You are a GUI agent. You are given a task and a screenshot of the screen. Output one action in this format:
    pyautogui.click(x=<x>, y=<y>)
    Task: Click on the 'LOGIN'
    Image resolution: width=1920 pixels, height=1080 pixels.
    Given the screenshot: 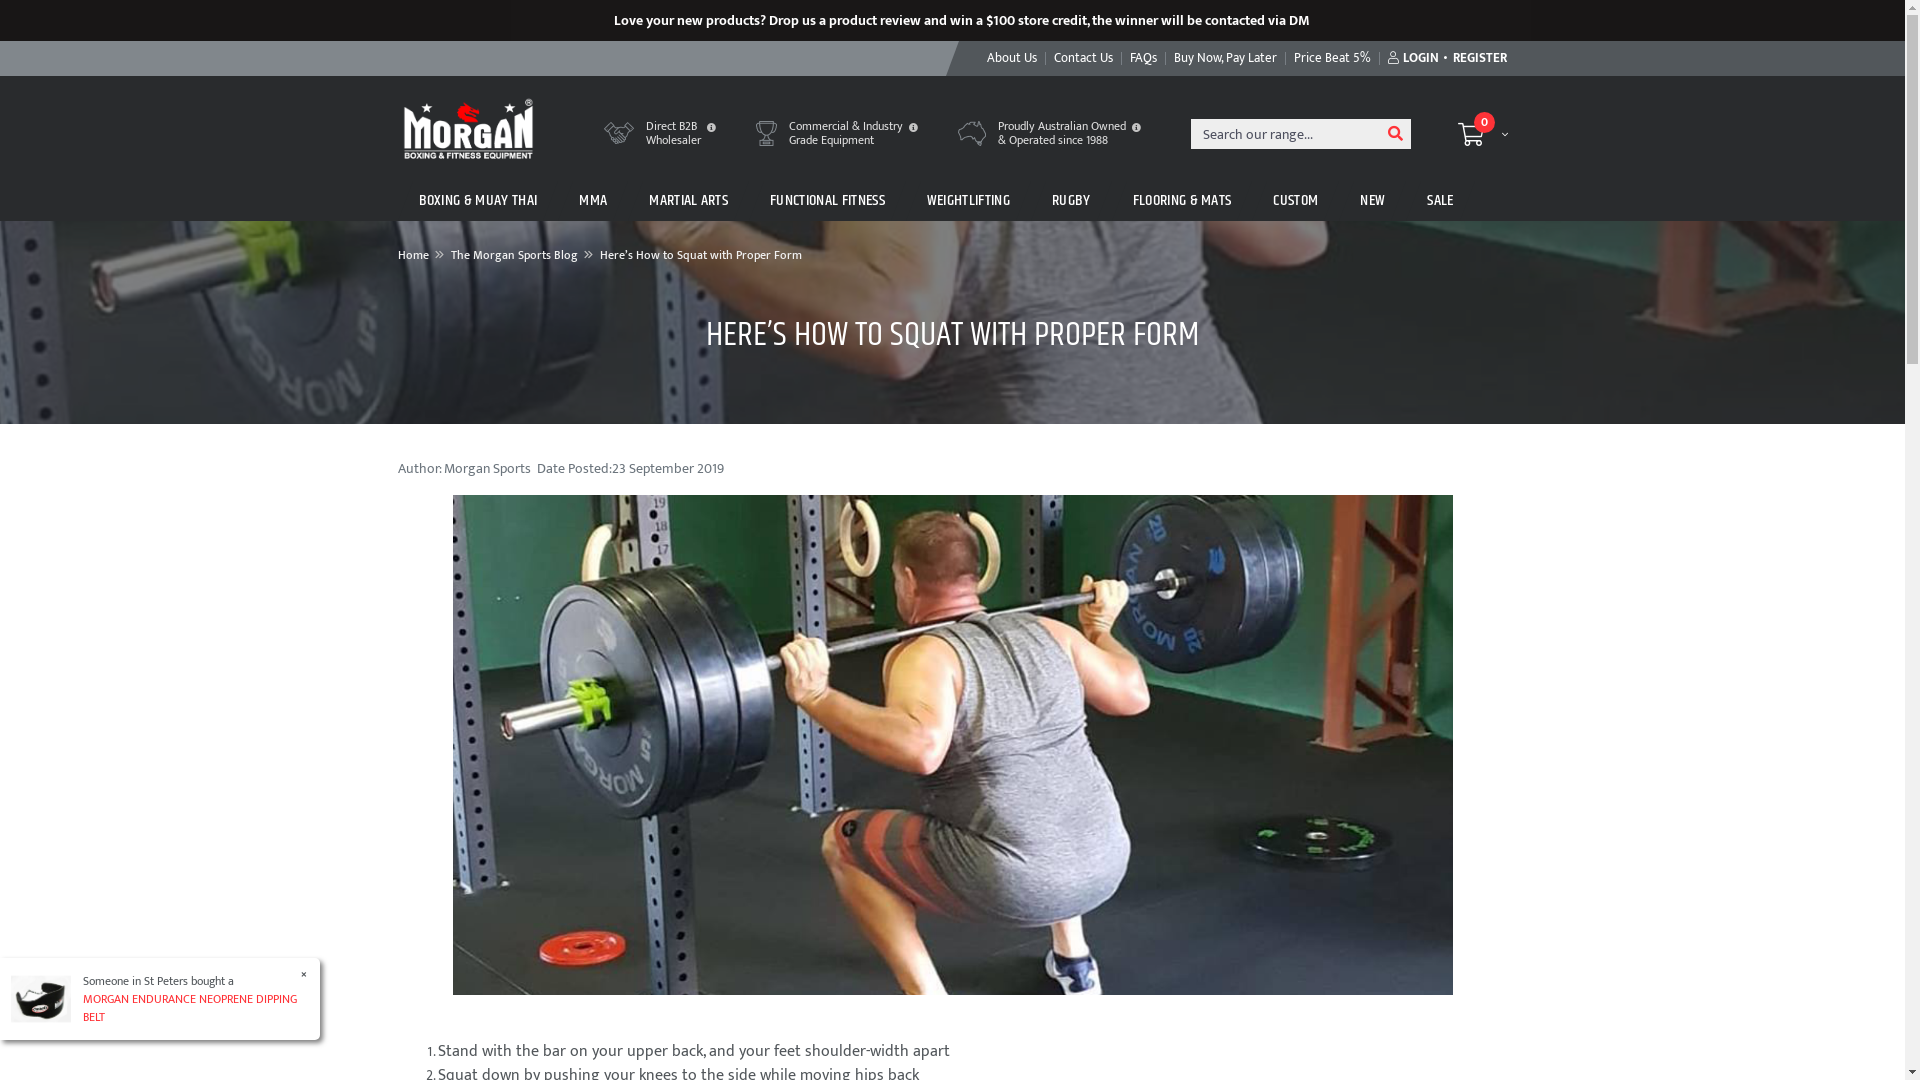 What is the action you would take?
    pyautogui.click(x=1410, y=57)
    